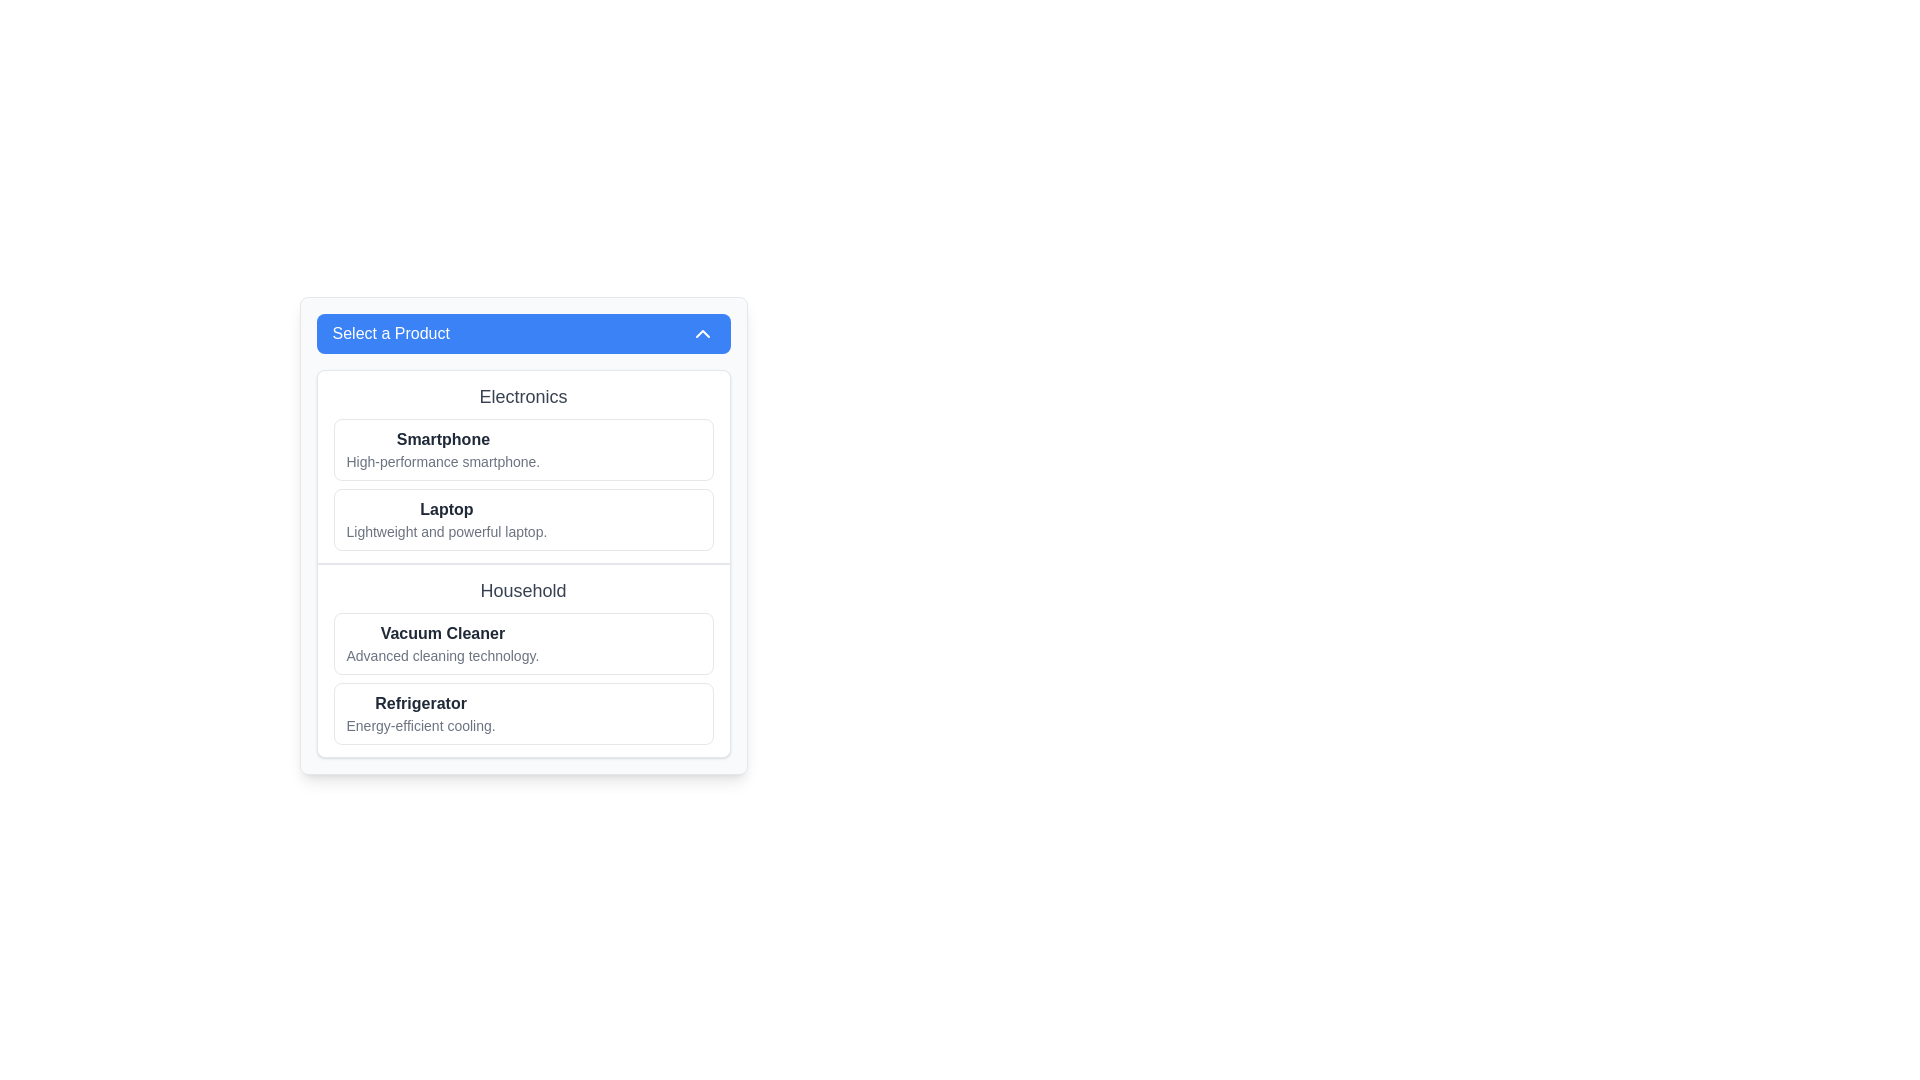  I want to click on the first list item under the 'Household' category that presents the name and description of a vacuum cleaner for interaction, so click(523, 644).